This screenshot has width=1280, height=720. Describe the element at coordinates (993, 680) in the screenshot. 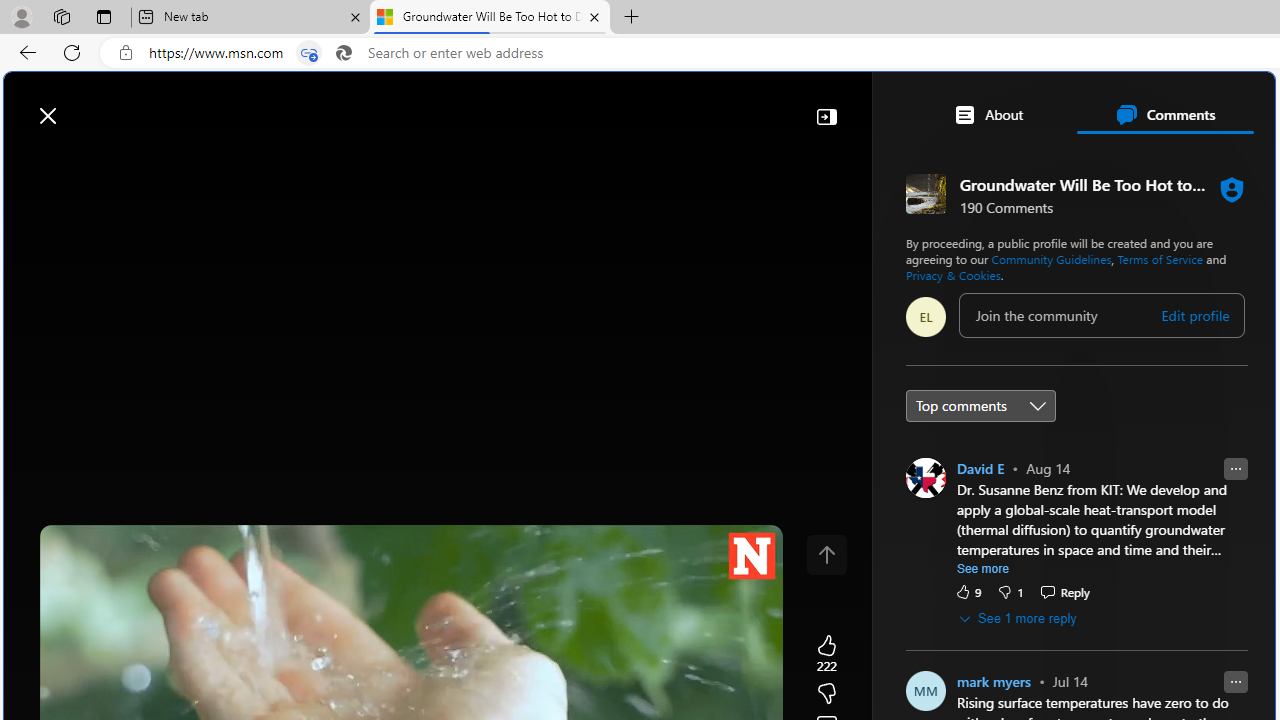

I see `'mark myers'` at that location.